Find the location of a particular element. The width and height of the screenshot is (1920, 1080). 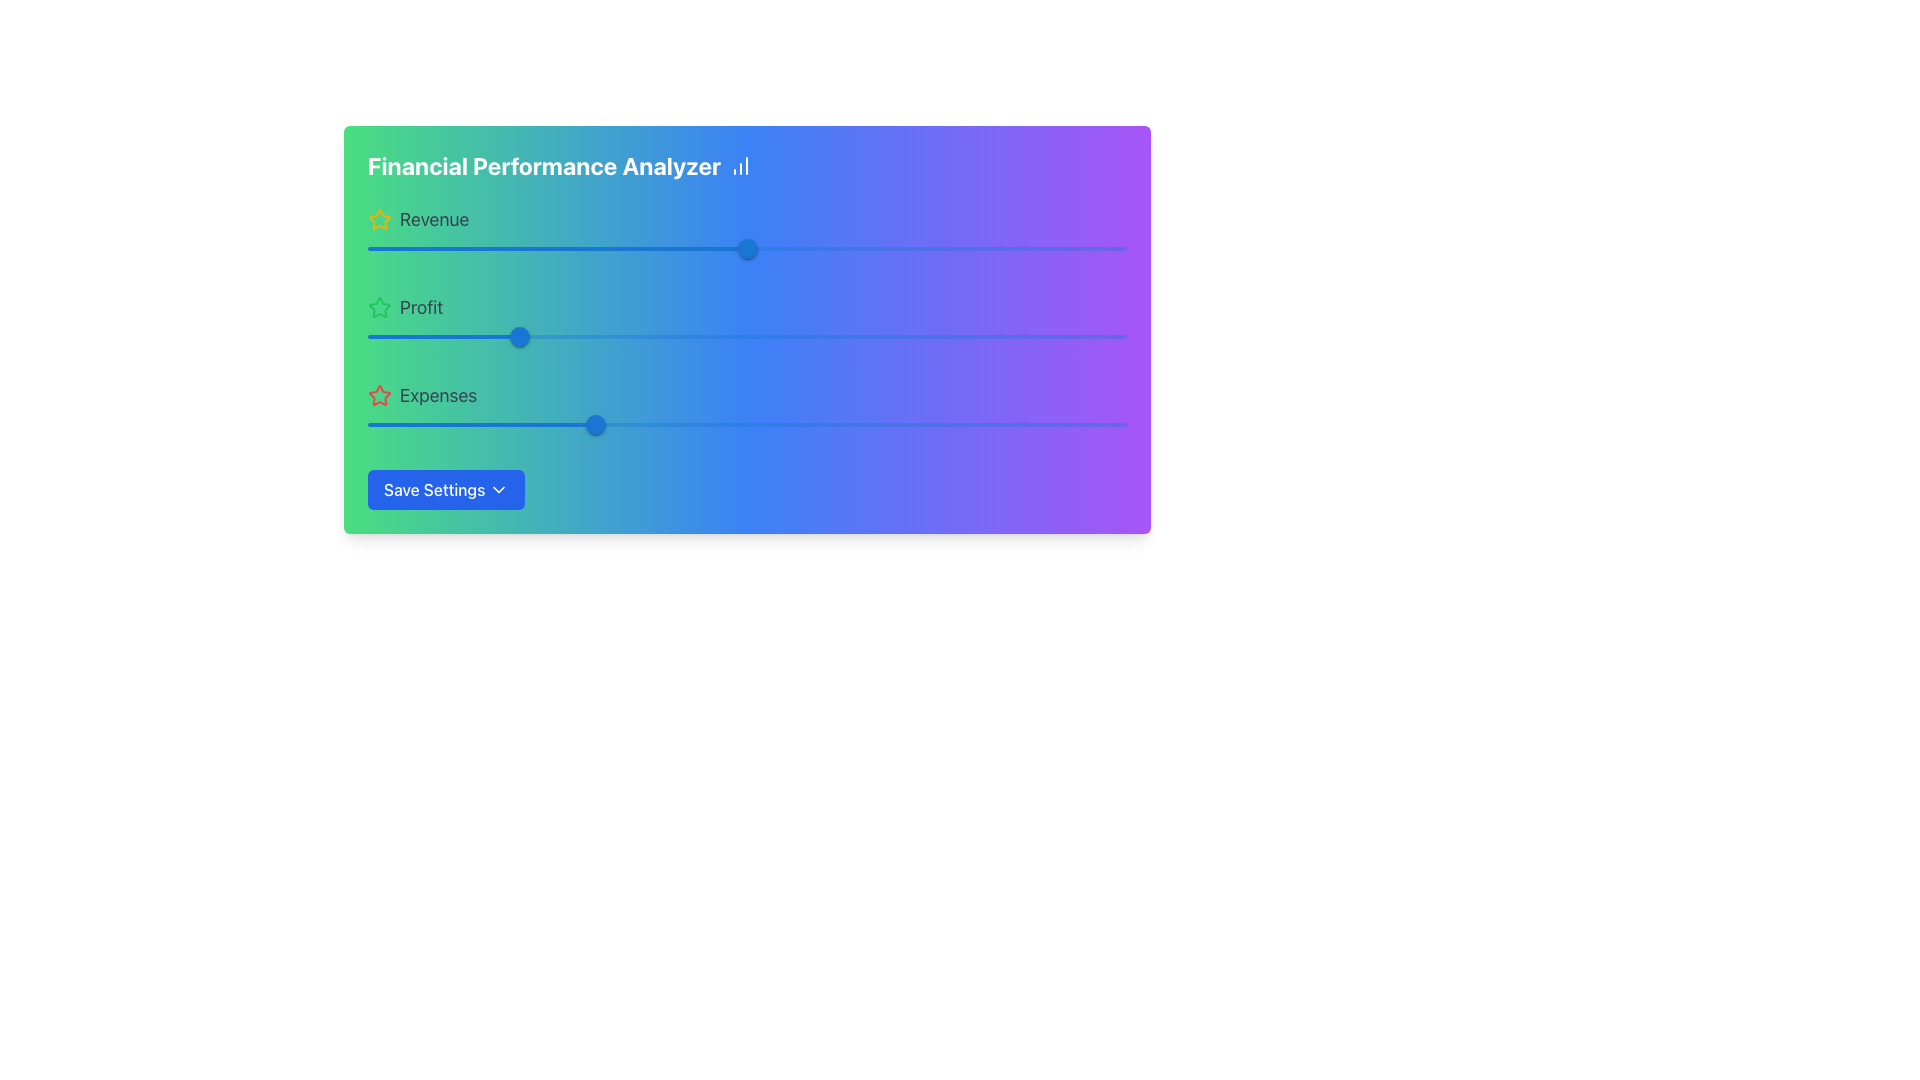

the slider value is located at coordinates (742, 248).